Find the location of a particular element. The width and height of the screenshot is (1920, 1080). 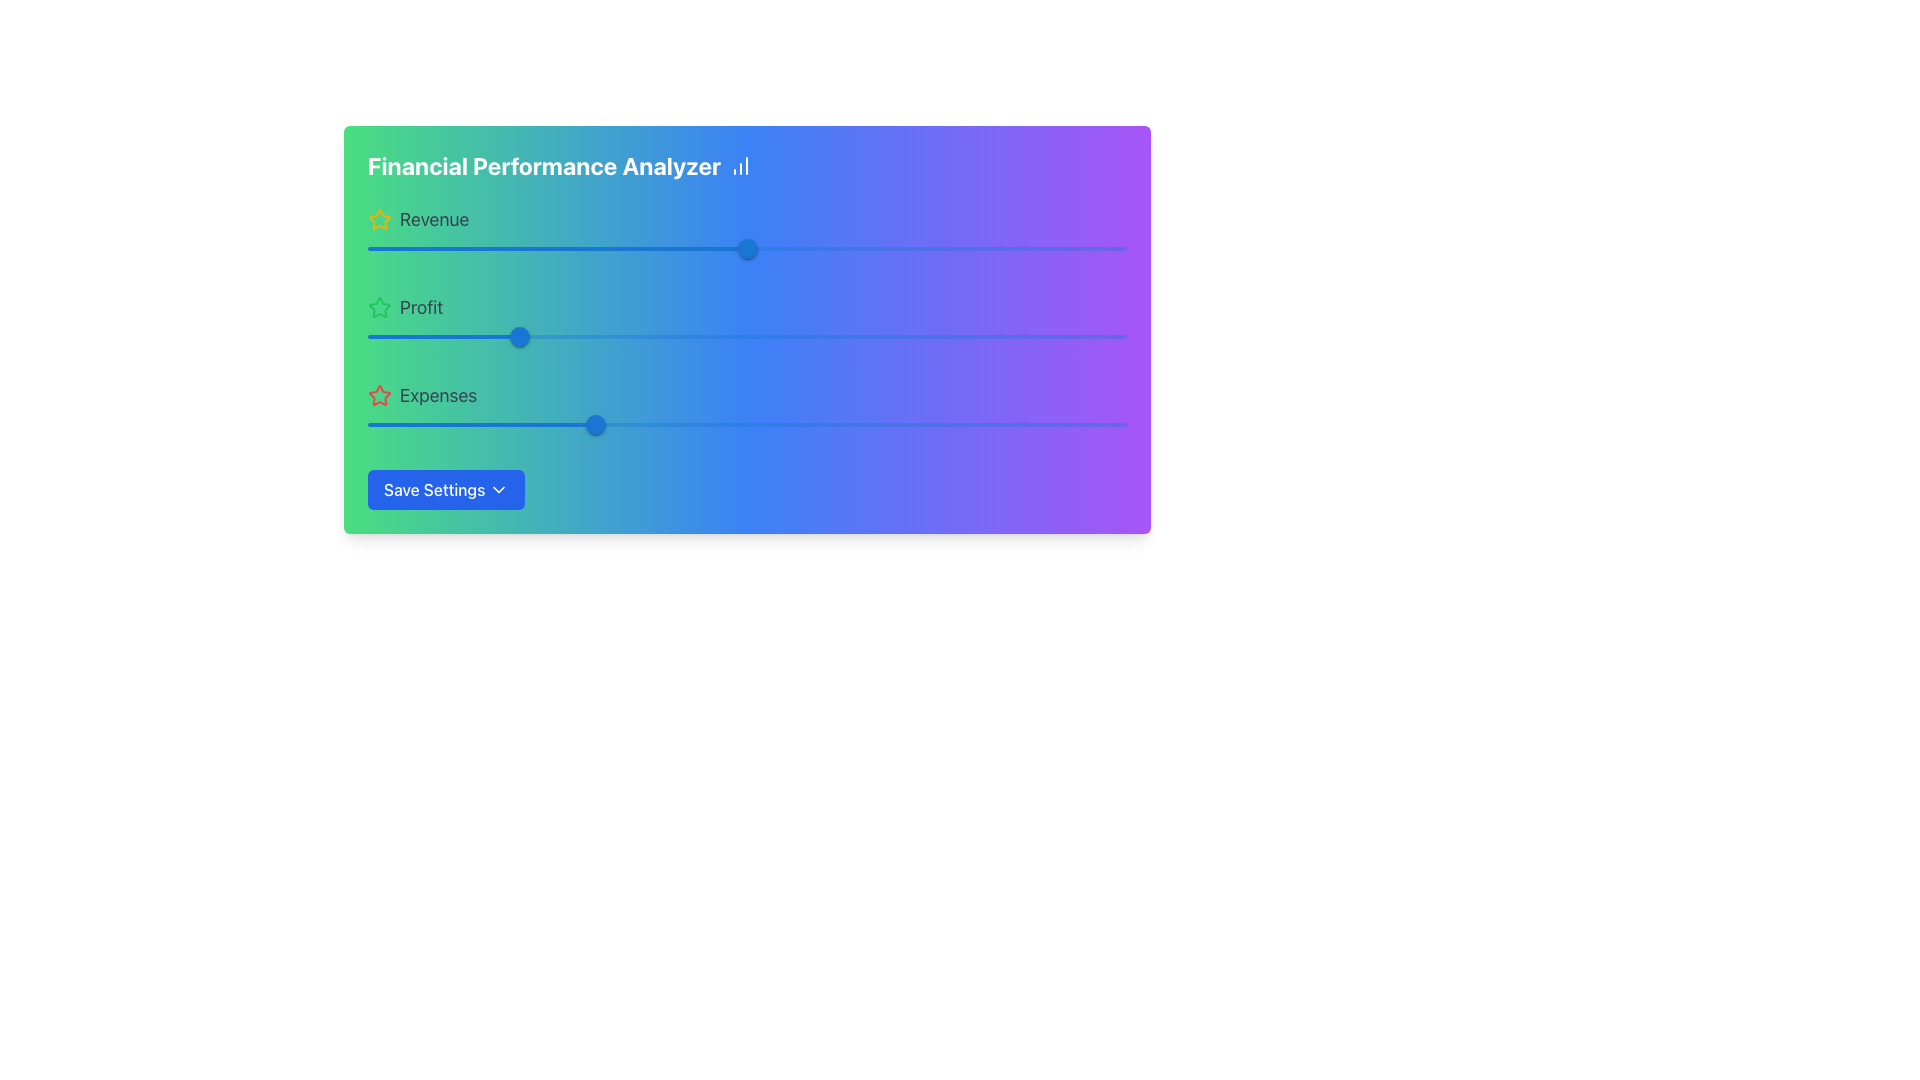

the slider value is located at coordinates (742, 248).